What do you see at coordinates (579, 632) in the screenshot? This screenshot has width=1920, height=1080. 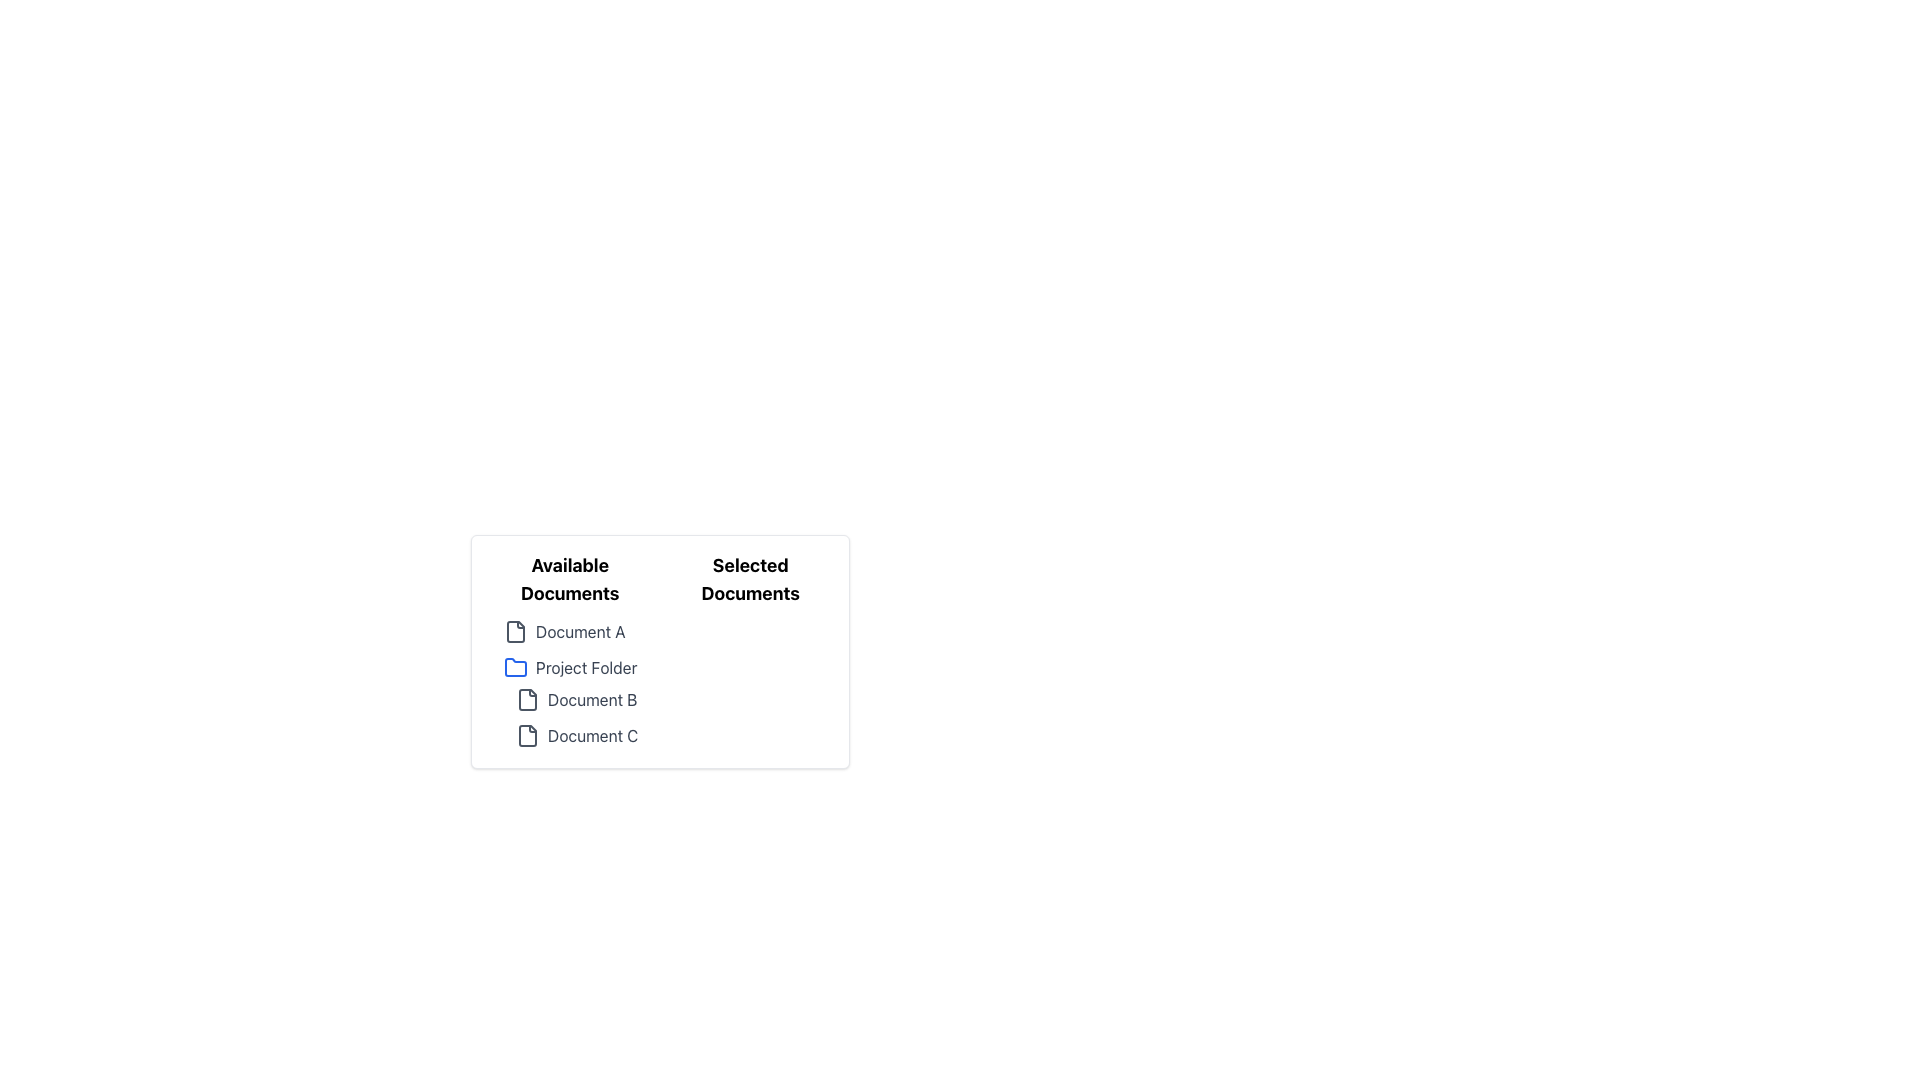 I see `the text label that represents the document titled 'Document A'` at bounding box center [579, 632].